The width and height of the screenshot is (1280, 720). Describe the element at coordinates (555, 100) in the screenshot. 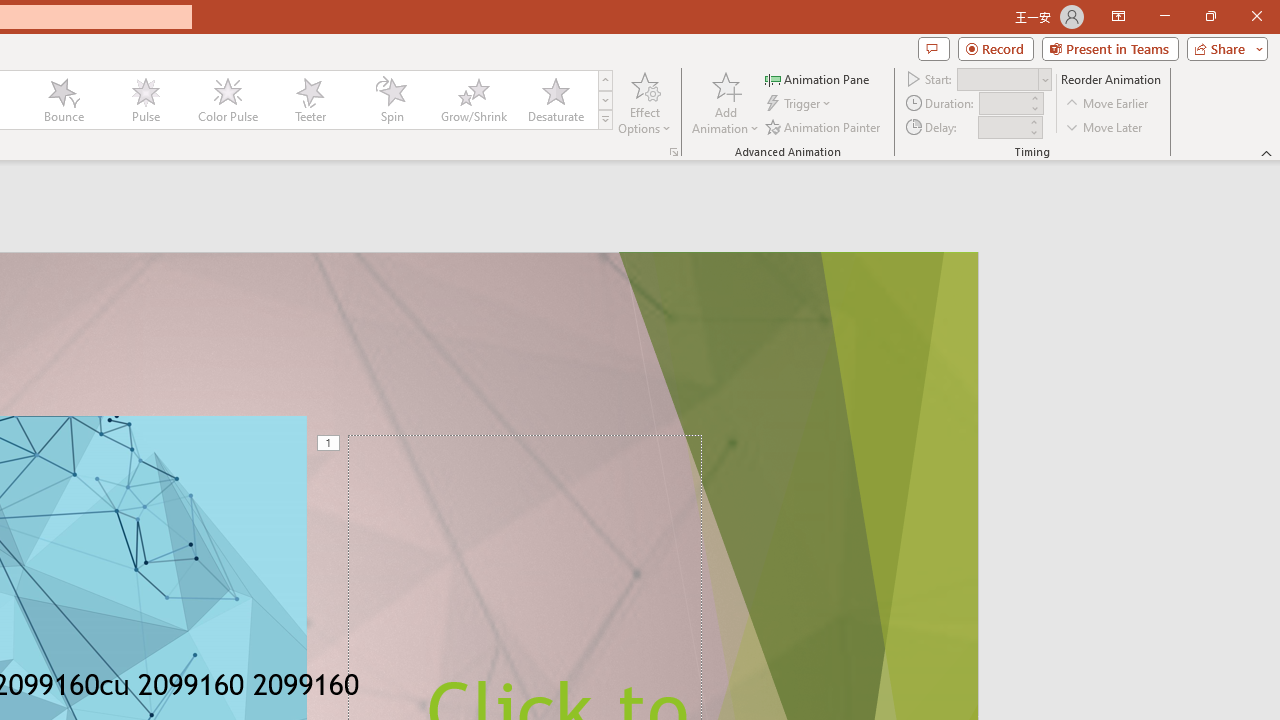

I see `'Desaturate'` at that location.